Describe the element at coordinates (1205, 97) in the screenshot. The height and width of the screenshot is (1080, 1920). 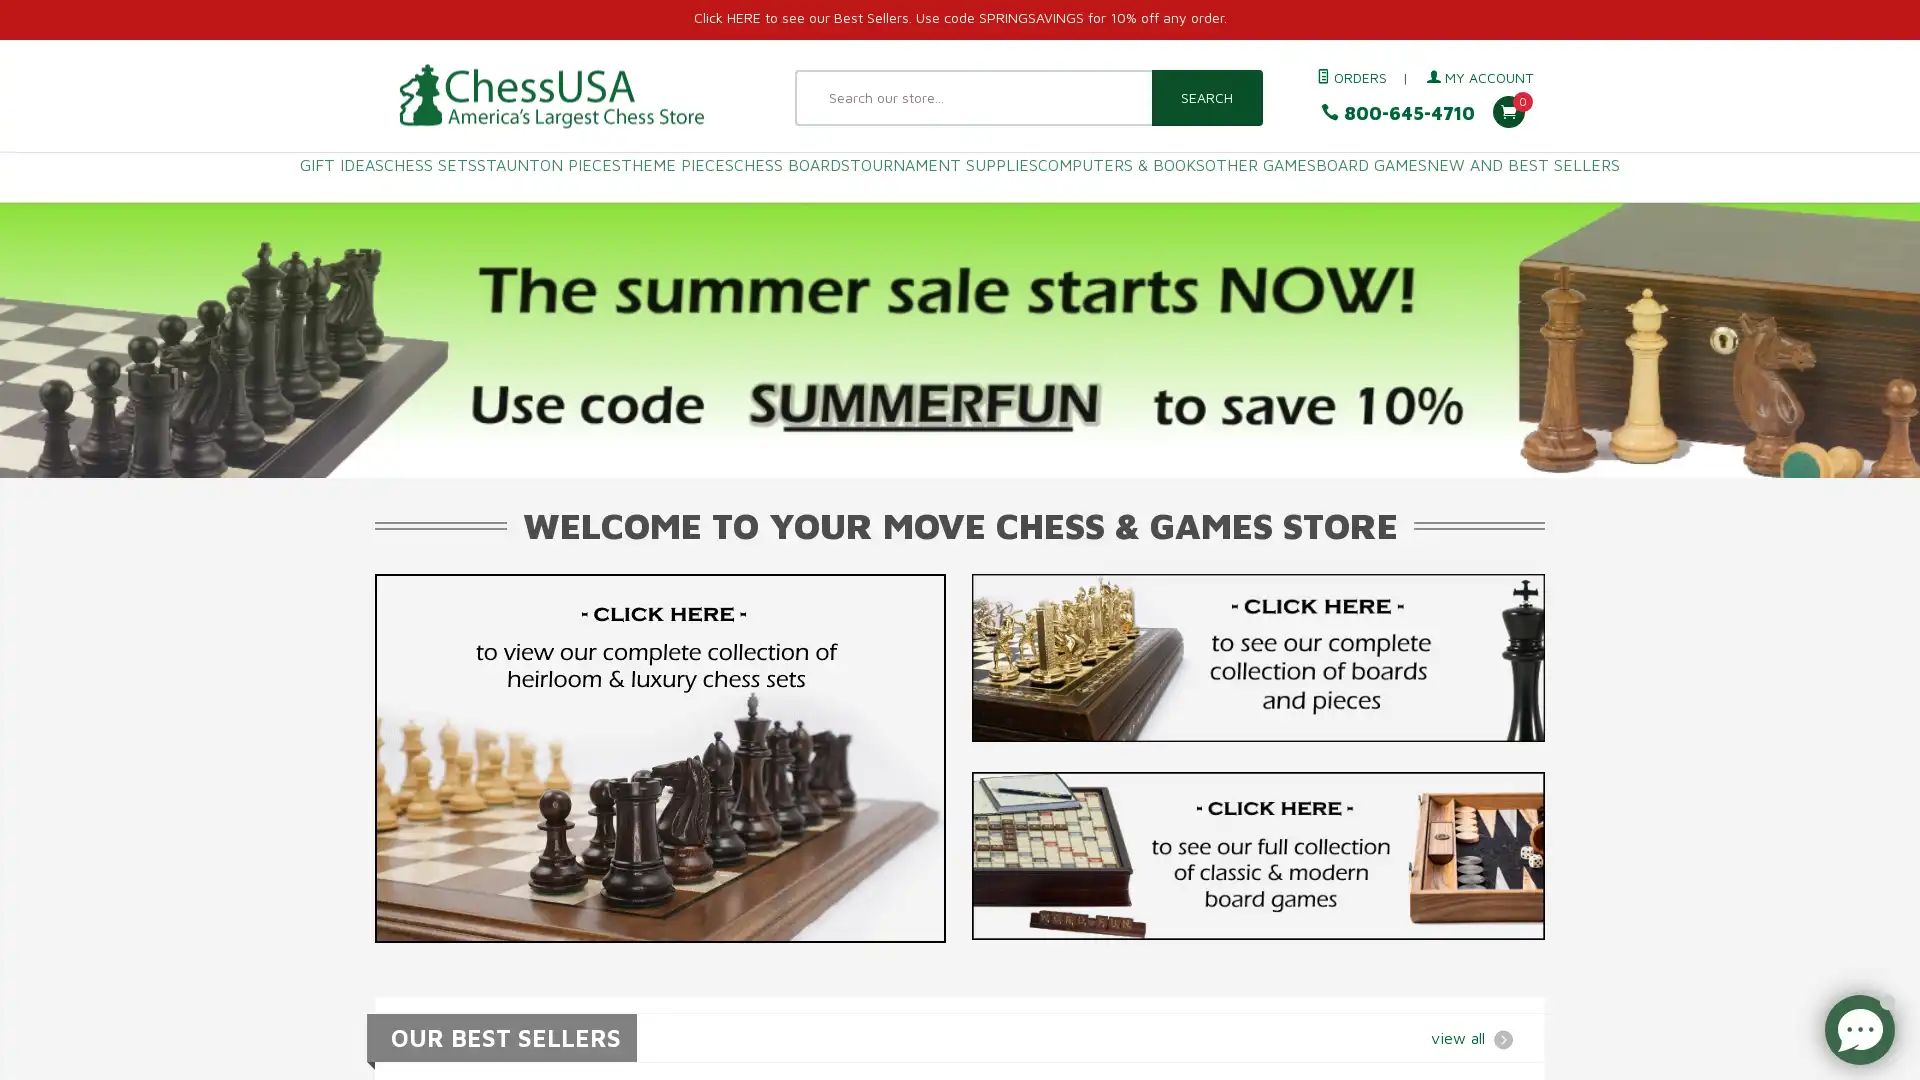
I see `SEARCH` at that location.